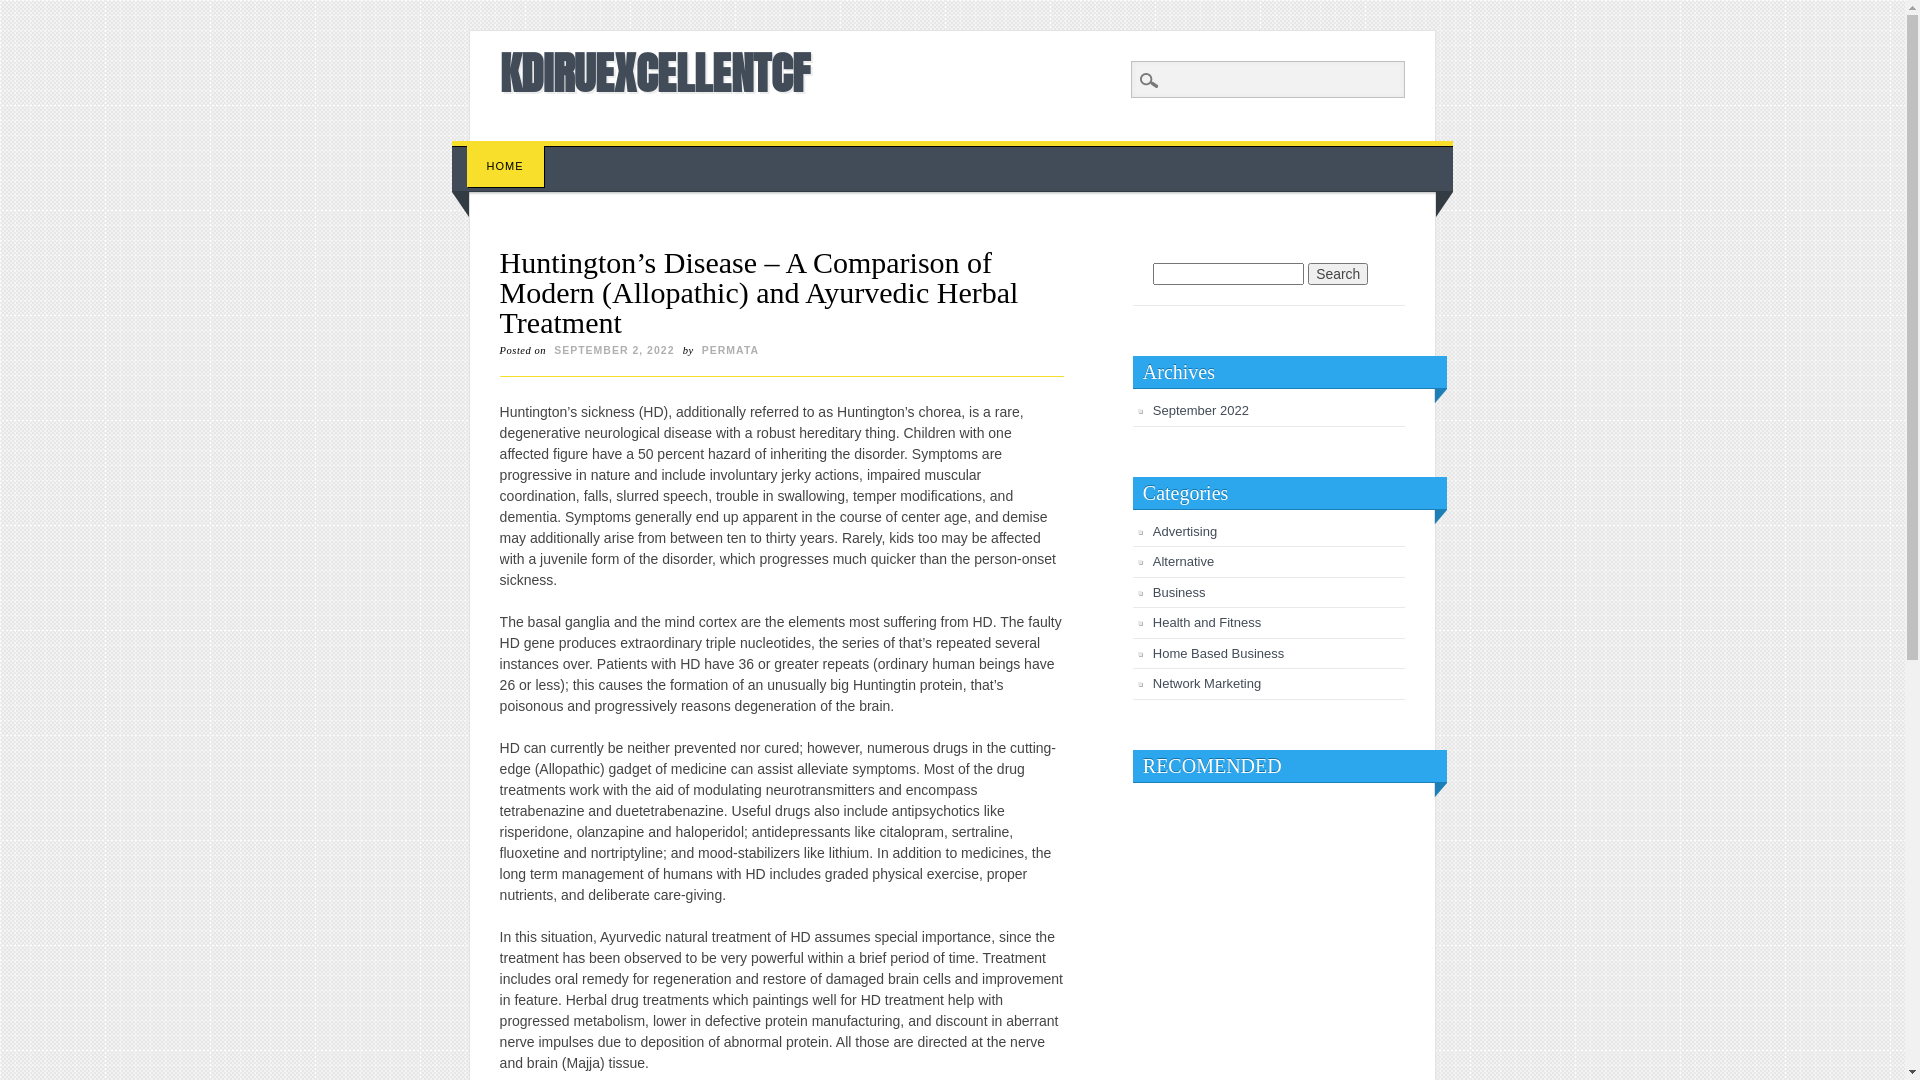 The image size is (1920, 1080). What do you see at coordinates (1205, 682) in the screenshot?
I see `'Network Marketing'` at bounding box center [1205, 682].